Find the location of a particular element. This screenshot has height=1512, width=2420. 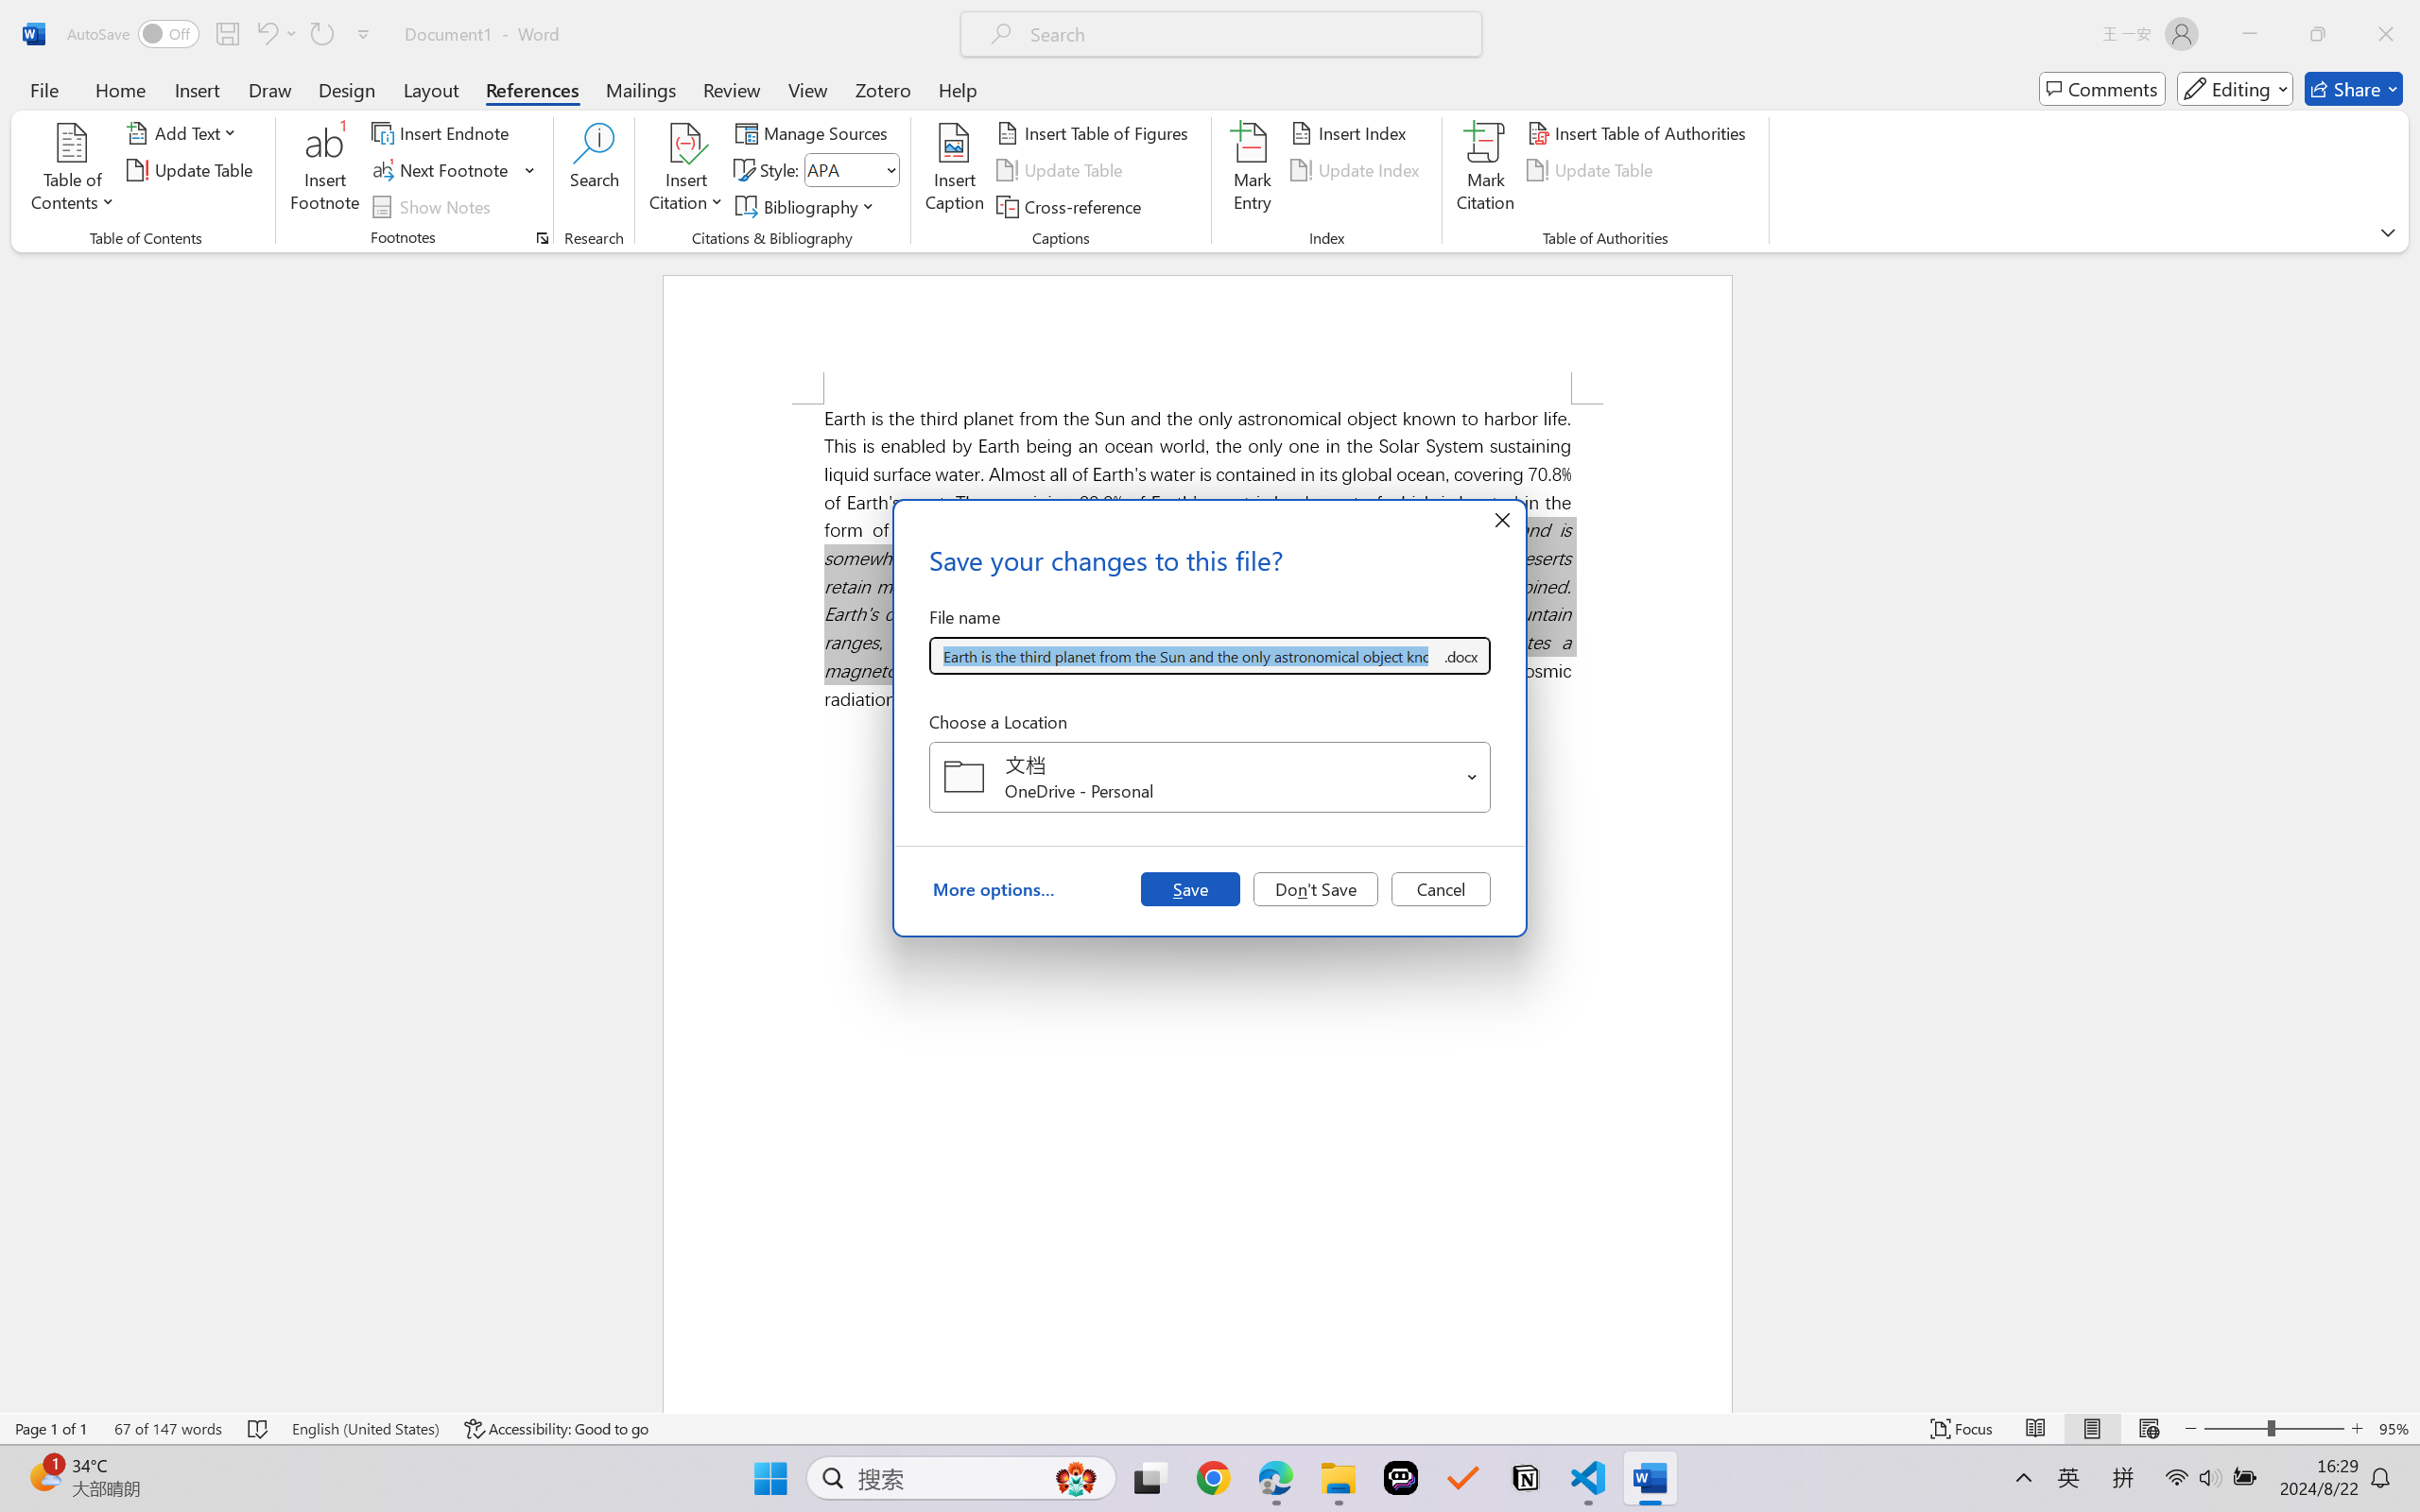

'Footnote and Endnote Dialog...' is located at coordinates (543, 237).